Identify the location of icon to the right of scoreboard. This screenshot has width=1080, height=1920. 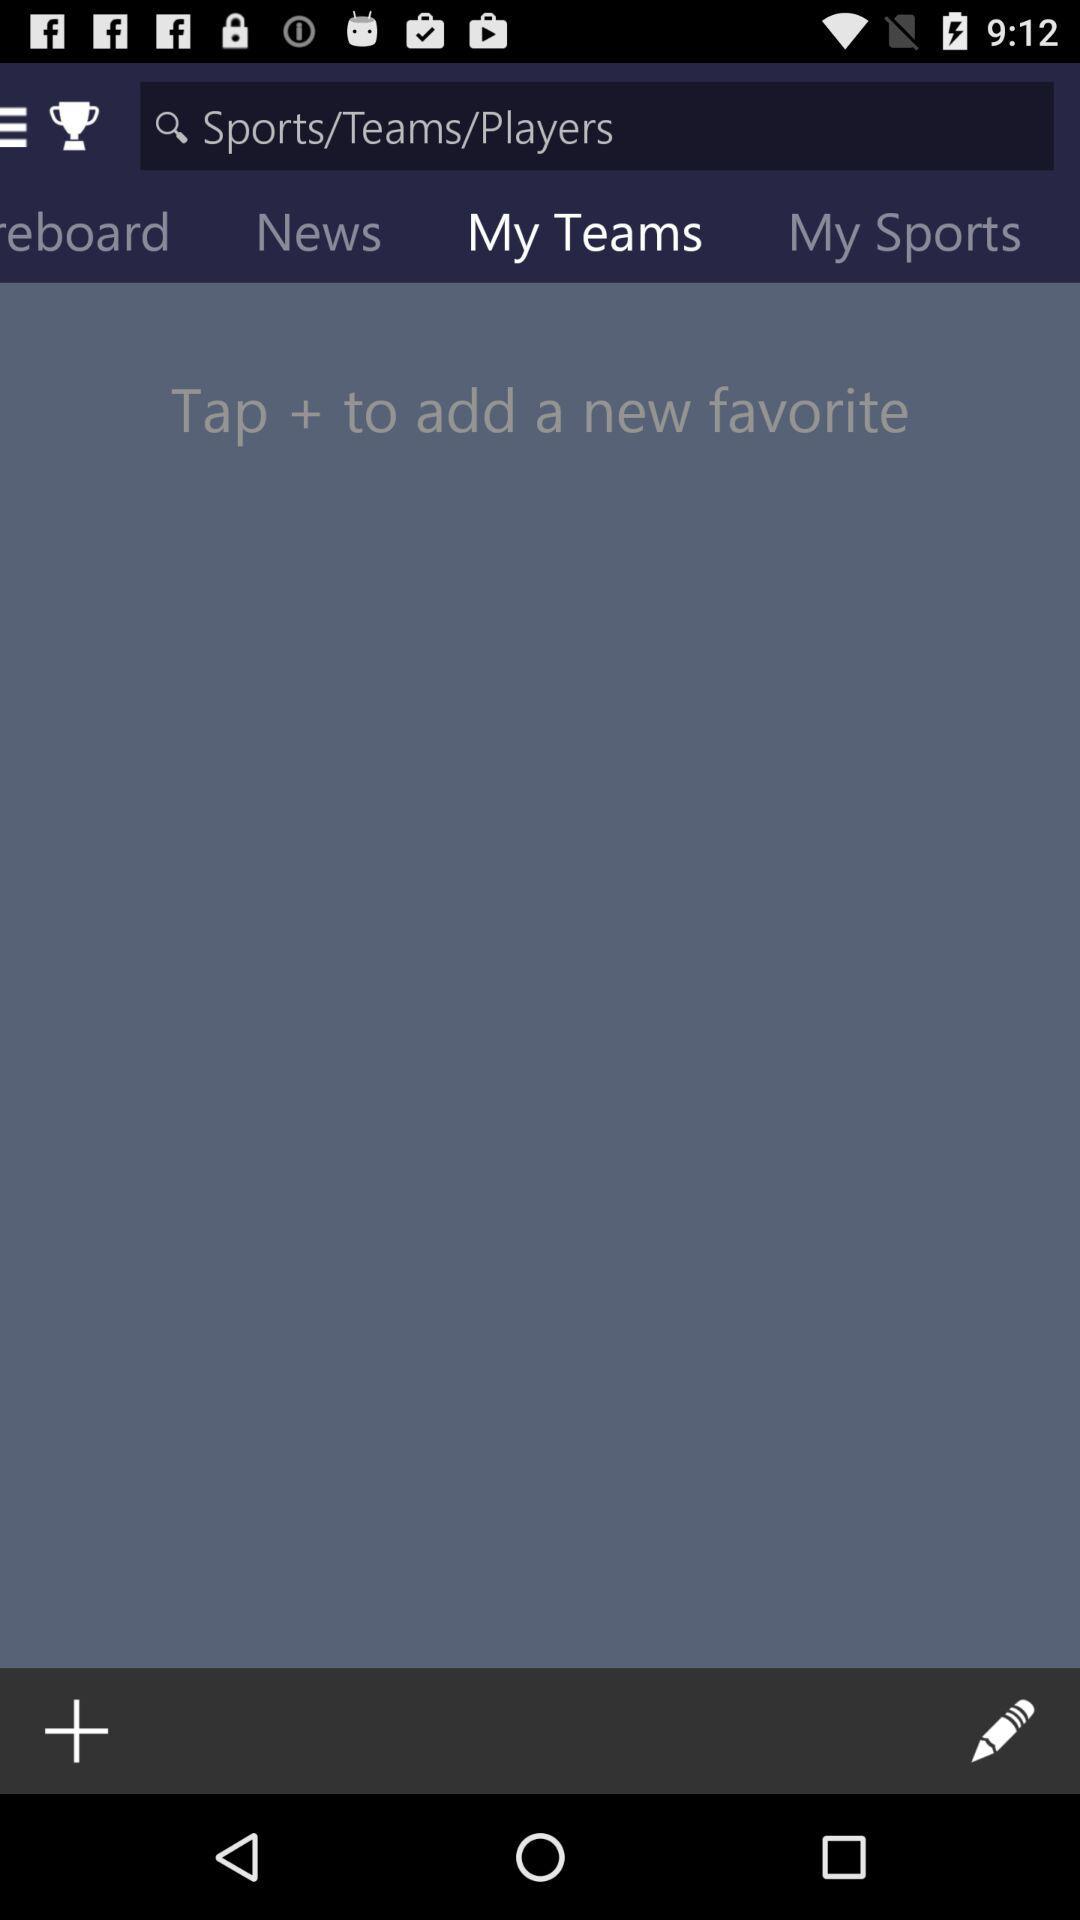
(333, 235).